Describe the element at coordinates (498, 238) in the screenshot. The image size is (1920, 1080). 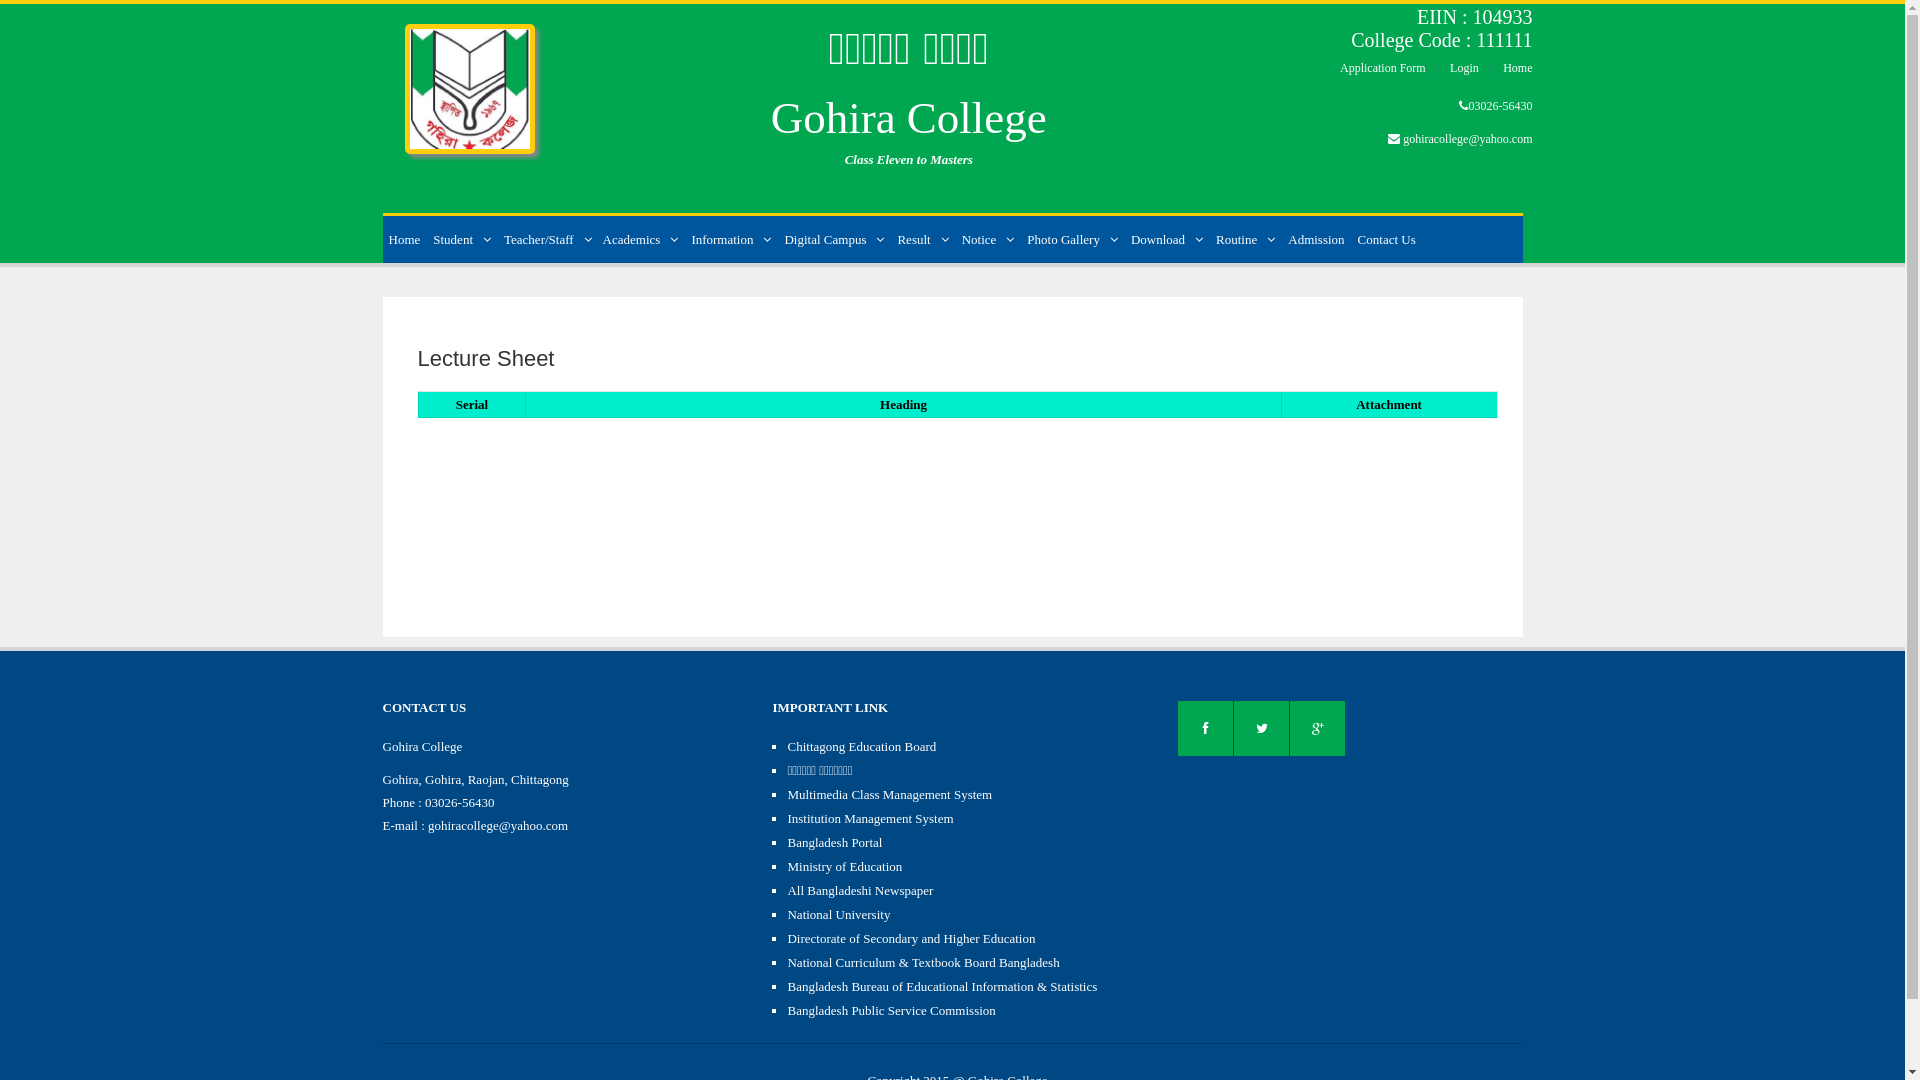
I see `'Teacher/Staff'` at that location.